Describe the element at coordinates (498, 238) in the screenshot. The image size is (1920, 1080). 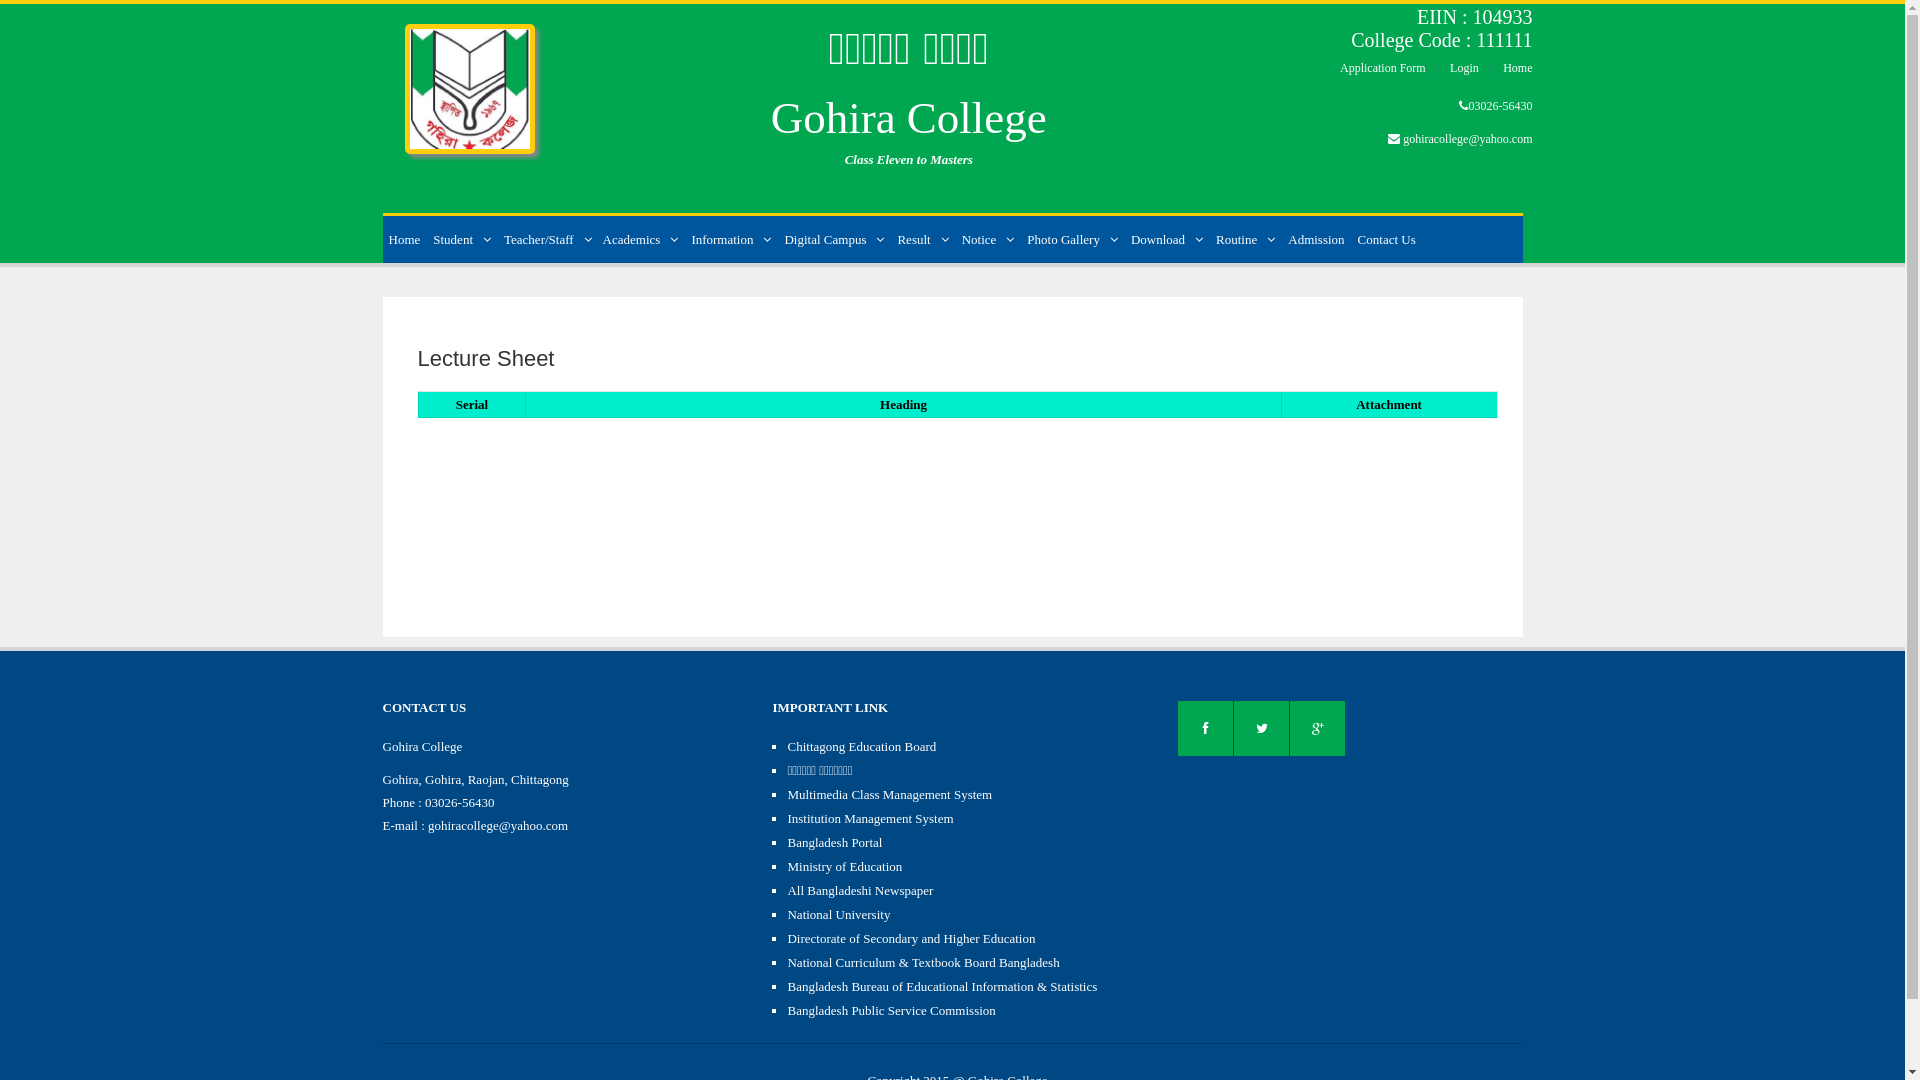
I see `'Teacher/Staff'` at that location.